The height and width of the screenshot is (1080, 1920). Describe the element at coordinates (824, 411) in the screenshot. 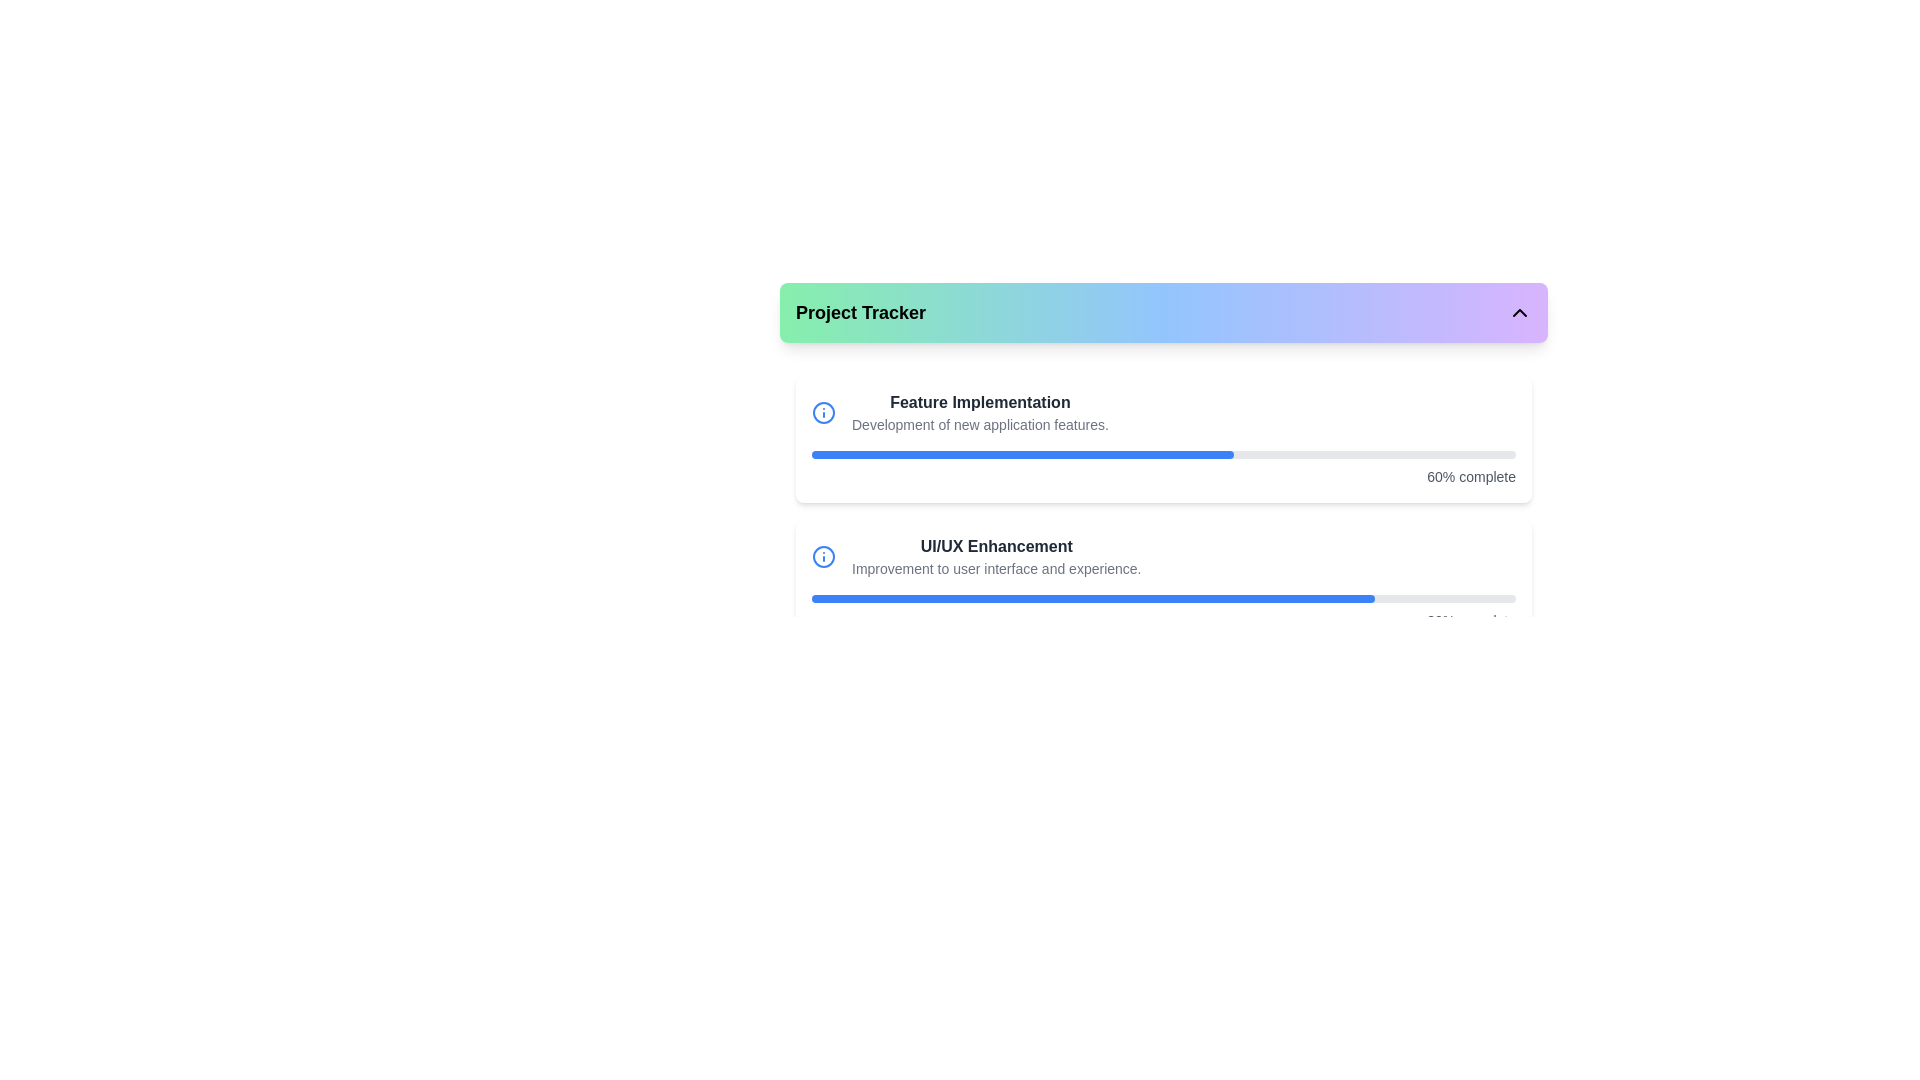

I see `the information icon located to the far left of the 'Feature Implementation' text` at that location.